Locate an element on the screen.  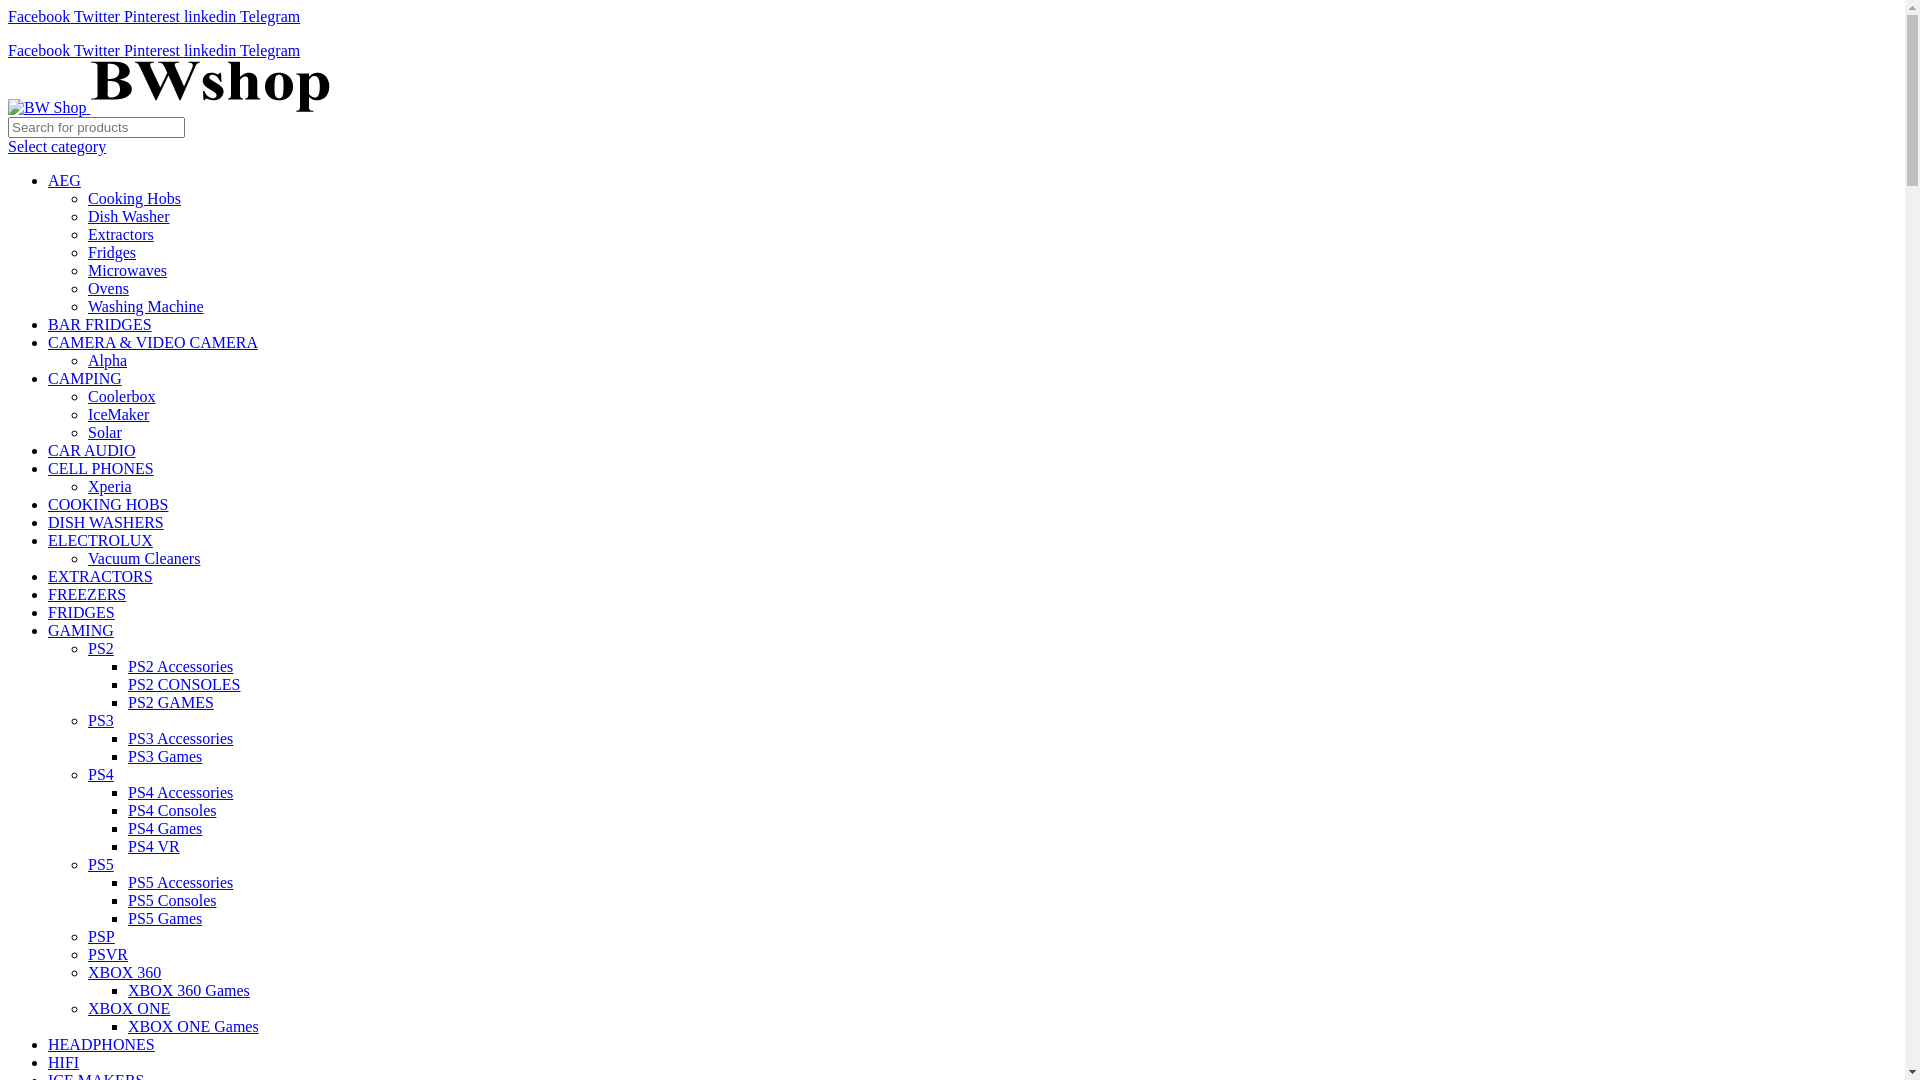
'Telegram' is located at coordinates (268, 49).